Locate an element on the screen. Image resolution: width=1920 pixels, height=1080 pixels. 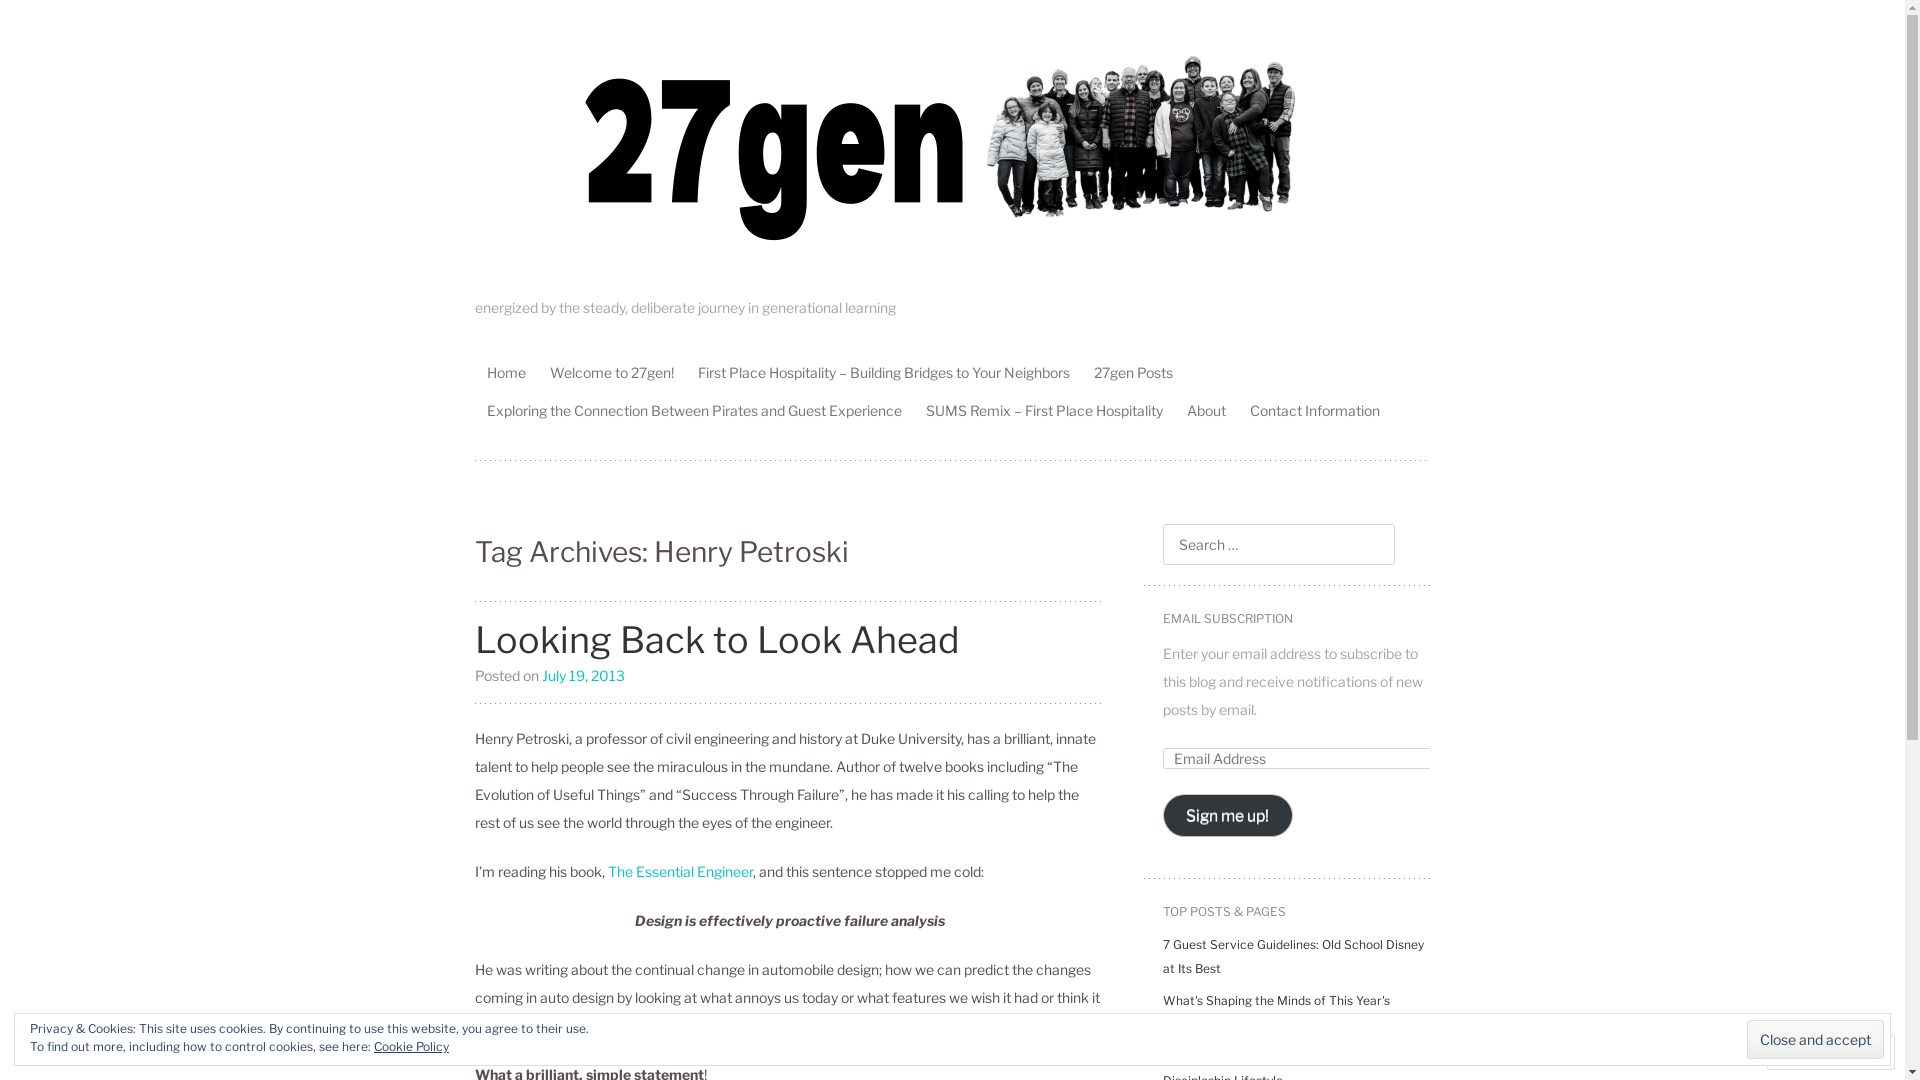
'About' is located at coordinates (1205, 408).